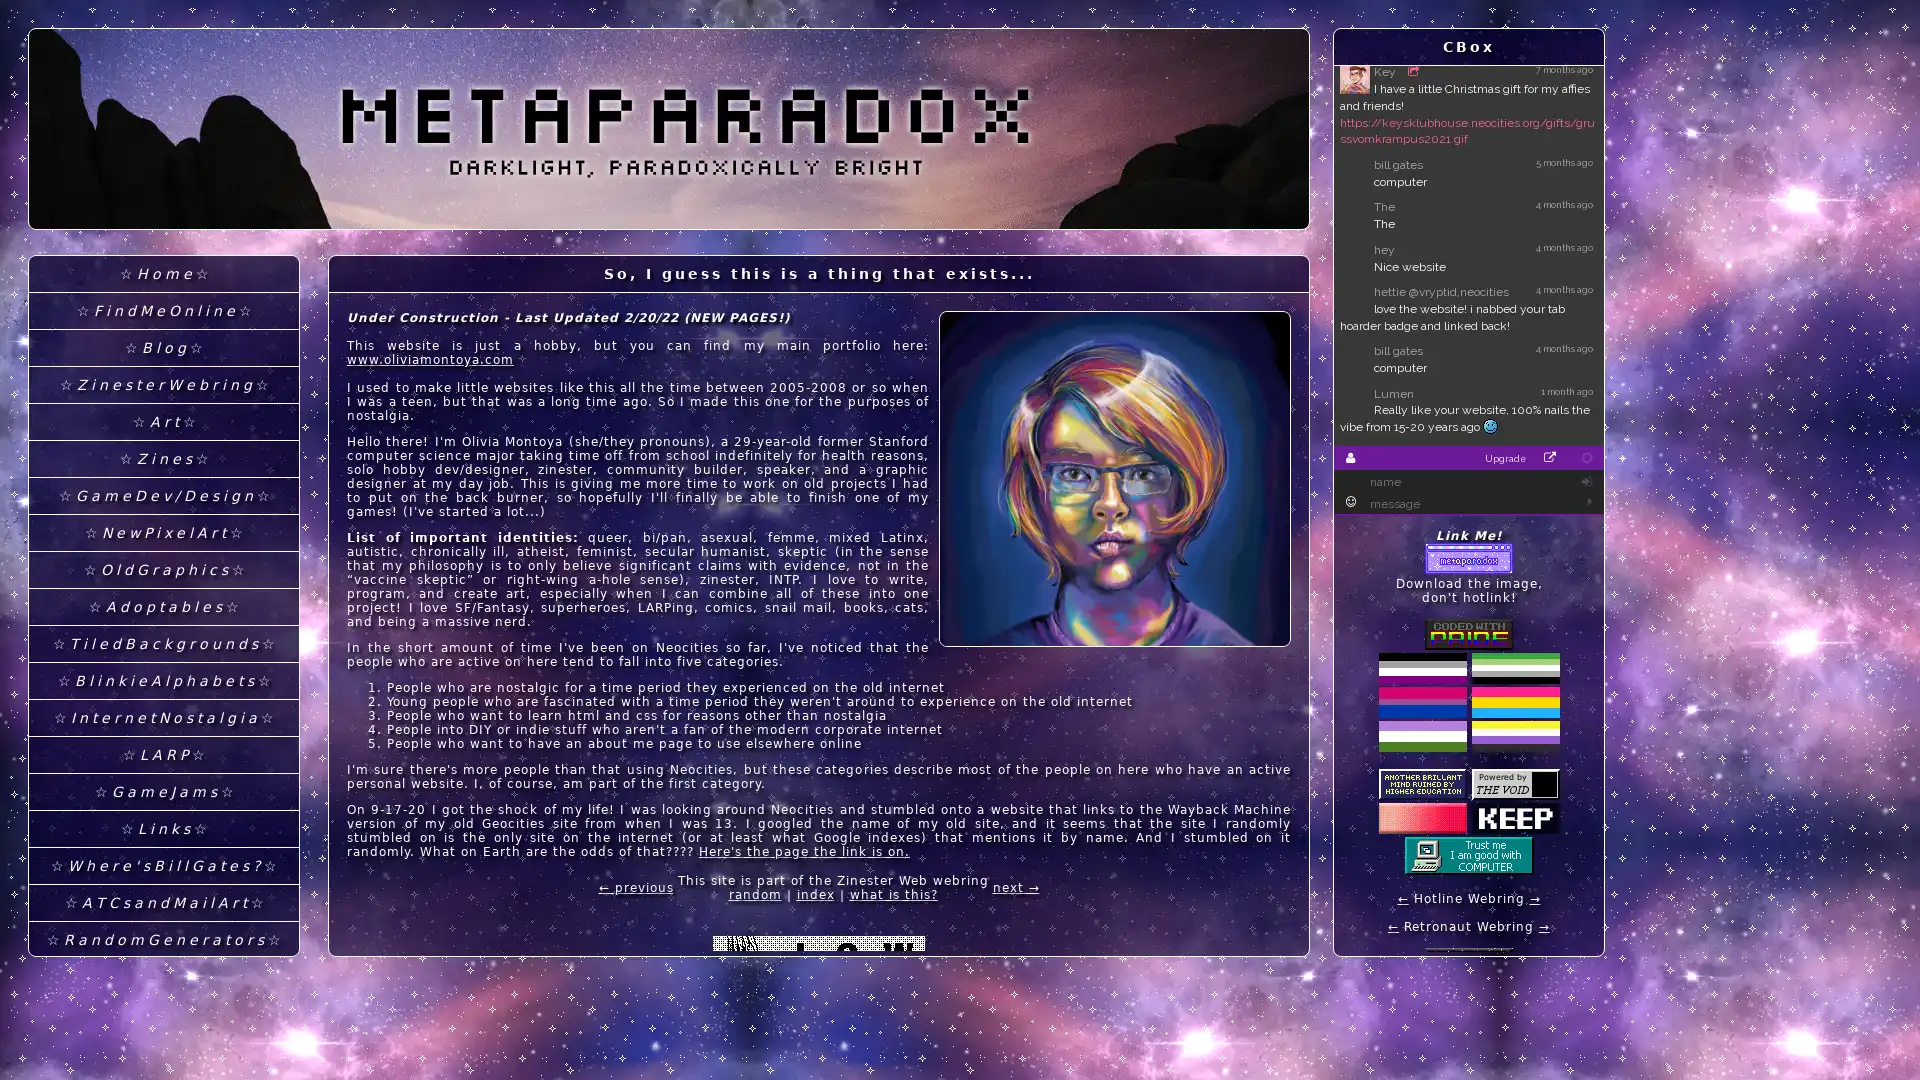 The width and height of the screenshot is (1920, 1080). Describe the element at coordinates (163, 570) in the screenshot. I see `O l d G r a p h i c s` at that location.